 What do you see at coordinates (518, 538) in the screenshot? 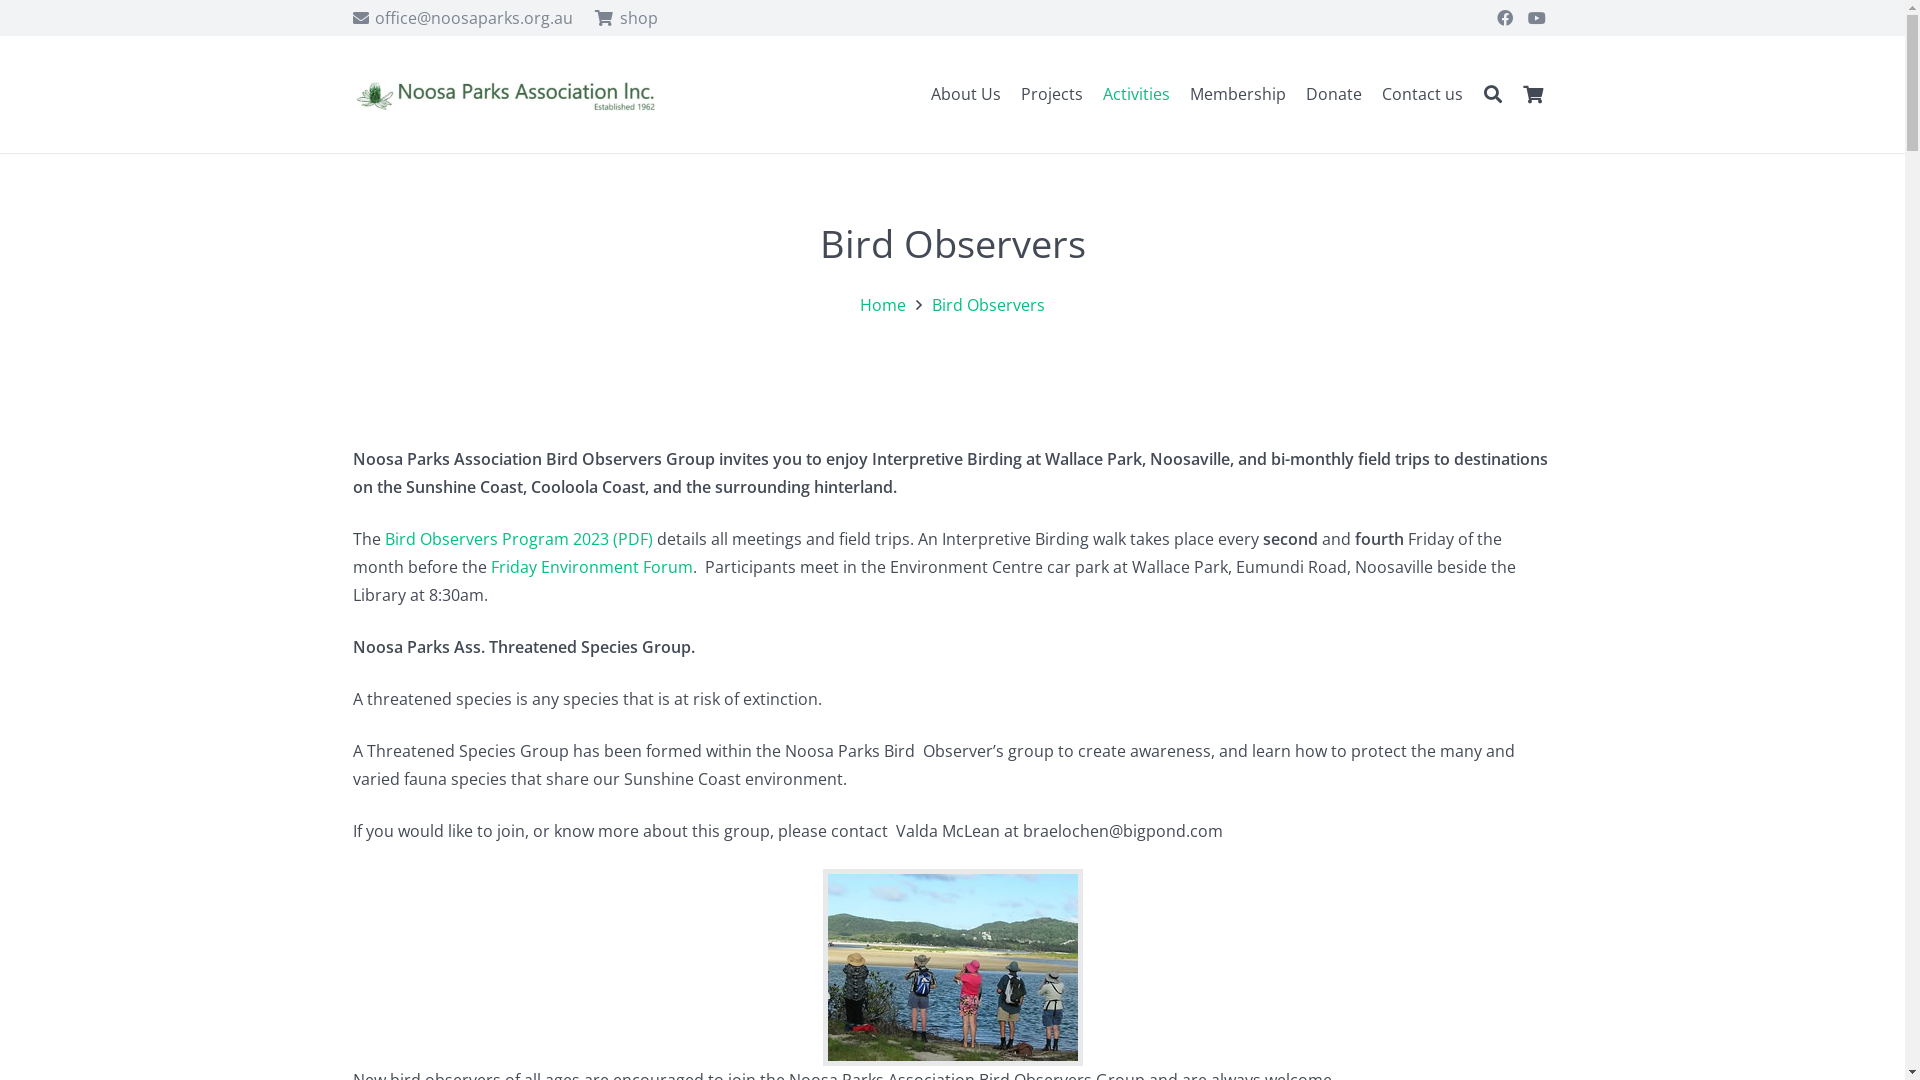
I see `'Bird Observers Program 2023 (PDF)'` at bounding box center [518, 538].